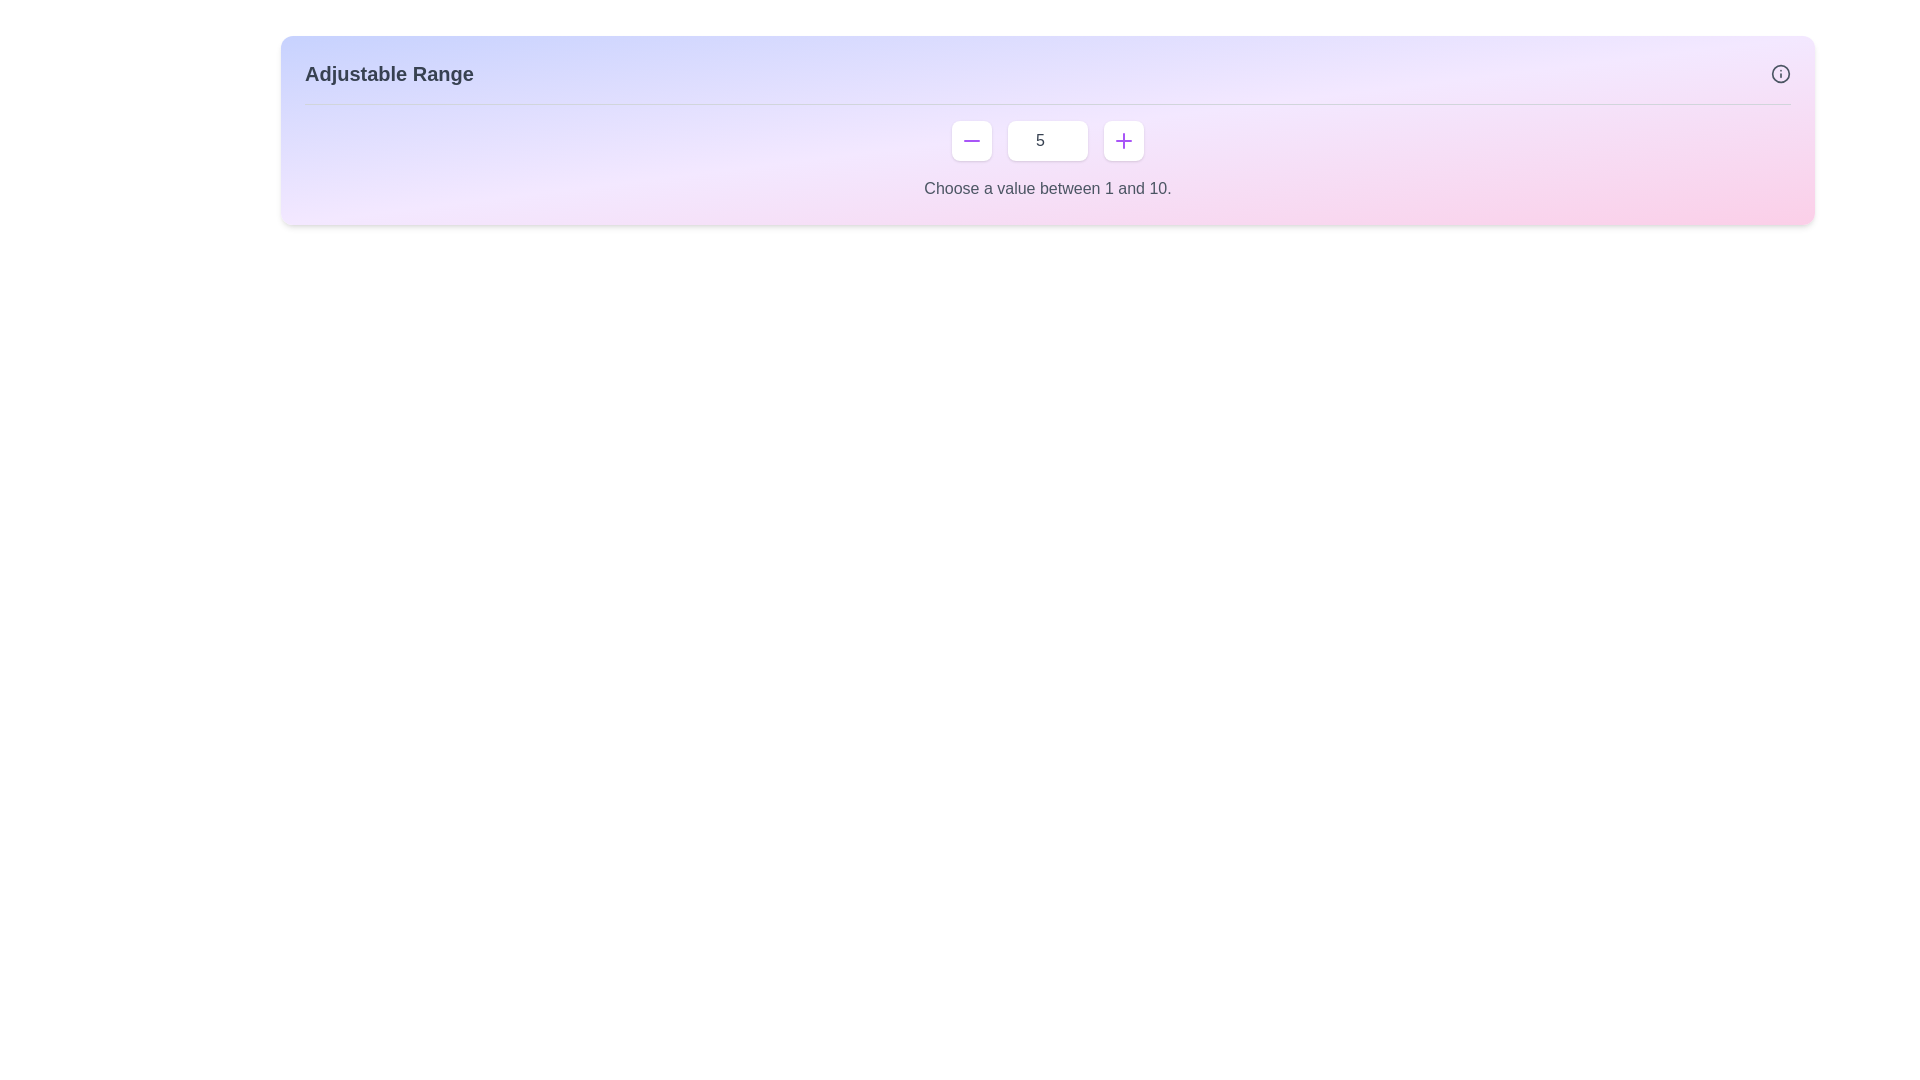 The image size is (1920, 1080). What do you see at coordinates (1123, 140) in the screenshot?
I see `the button with a plus icon located to the right of the number input field to increase the numeric value displayed in the adjacent input field by one` at bounding box center [1123, 140].